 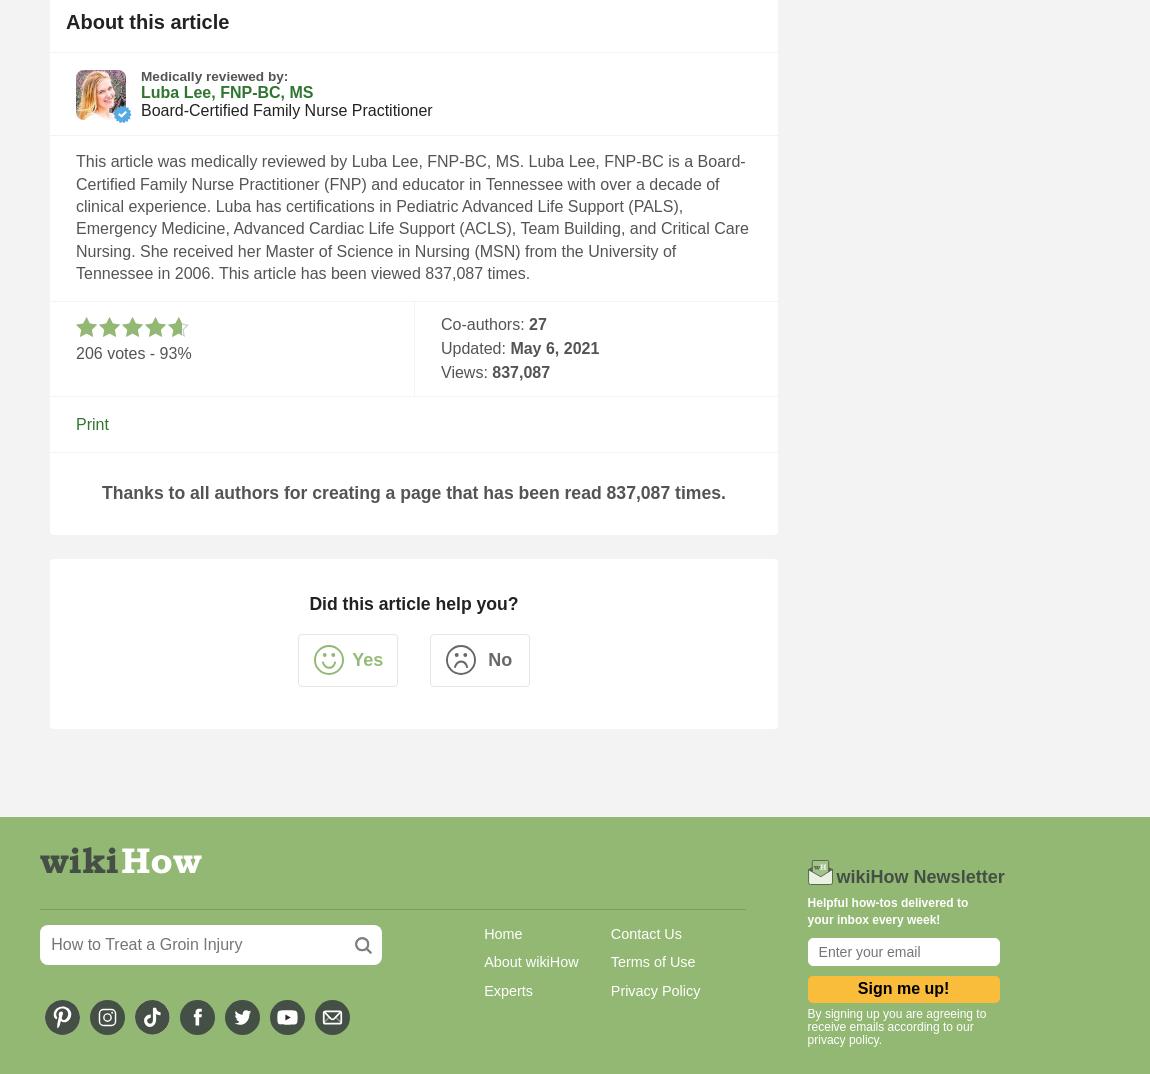 I want to click on 'This article was medically reviewed by Luba Lee, FNP-BC, MS. Luba Lee, FNP-BC is a Board-Certified Family Nurse Practitioner (FNP) and educator in Tennessee with over a decade of clinical experience. Luba has certifications in Pediatric Advanced Life Support (PALS), Emergency Medicine, Advanced Cardiac Life Support (ACLS), Team Building, and Critical Care Nursing. She received her Master of Science in Nursing (MSN) from the University of Tennessee in 2006.  This article has been viewed 837,087 times.', so click(x=412, y=216).